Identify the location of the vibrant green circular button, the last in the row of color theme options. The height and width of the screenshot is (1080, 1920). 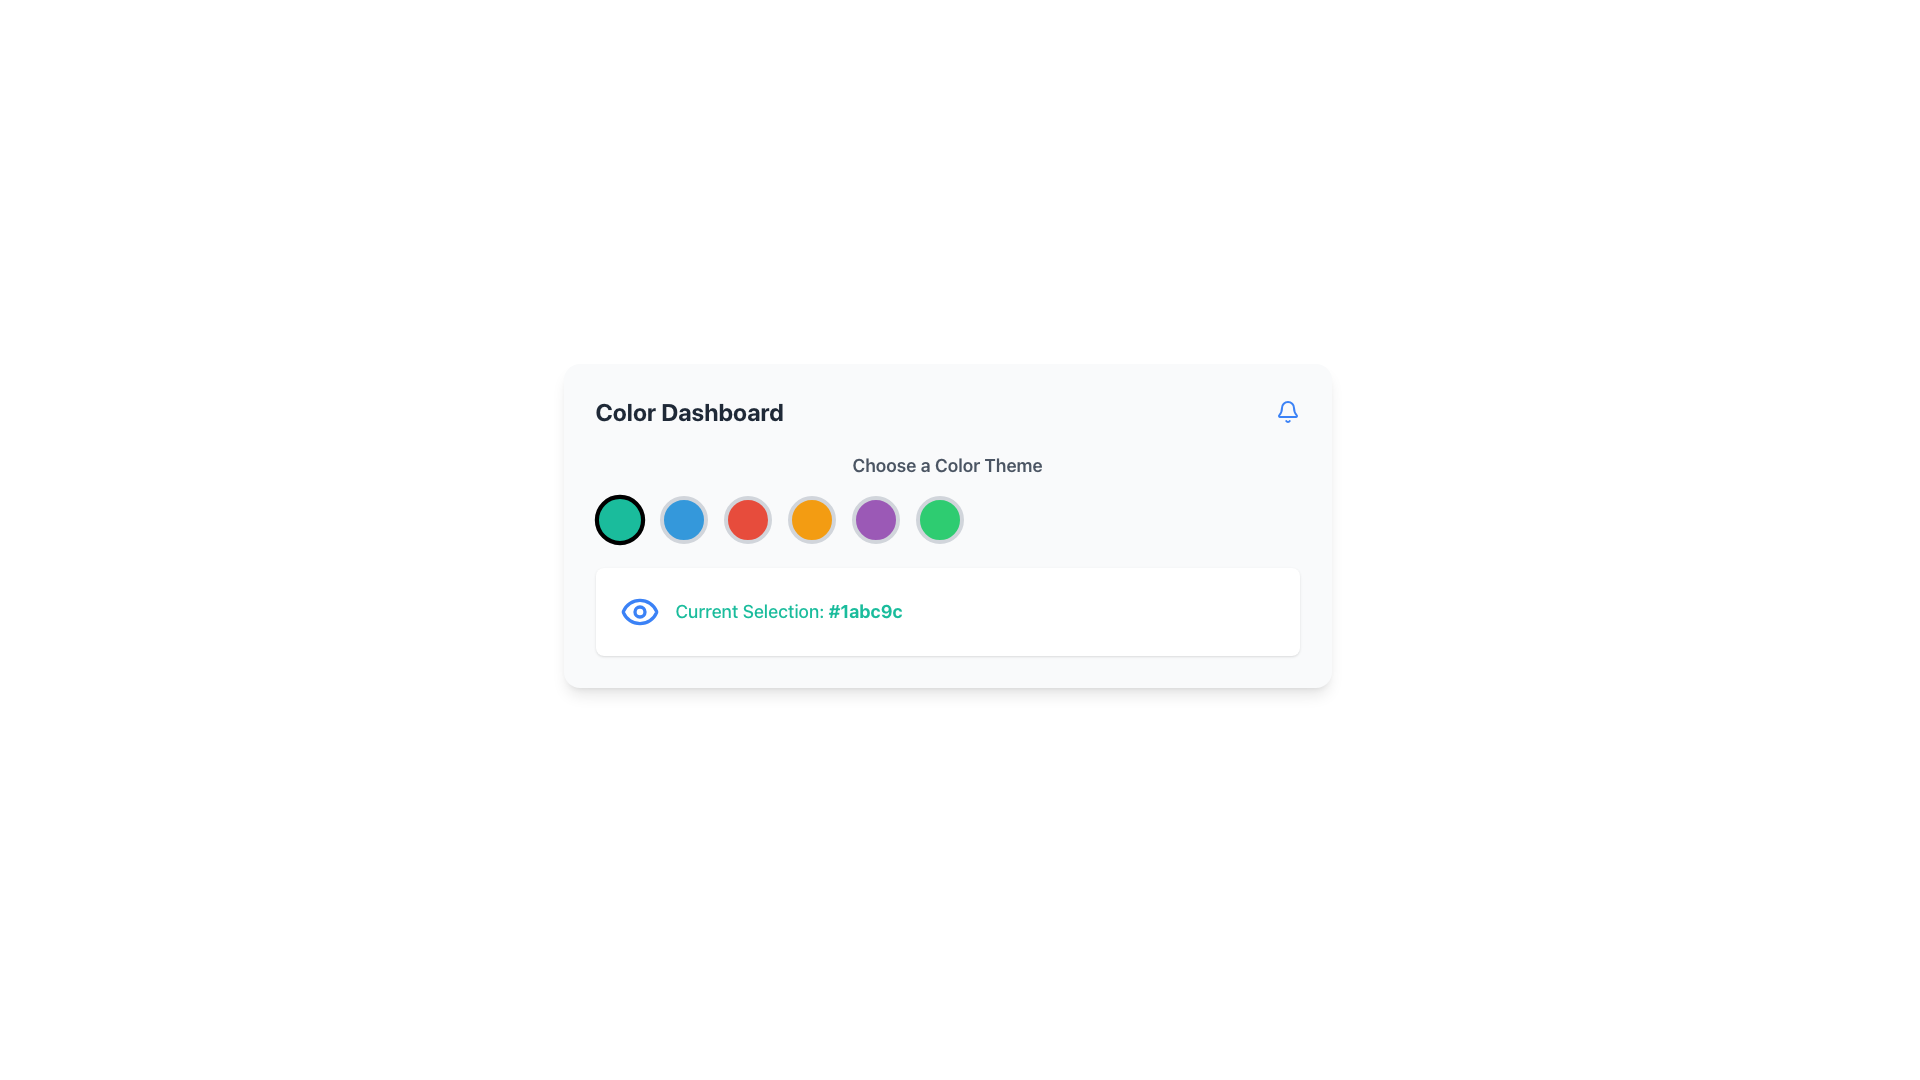
(938, 519).